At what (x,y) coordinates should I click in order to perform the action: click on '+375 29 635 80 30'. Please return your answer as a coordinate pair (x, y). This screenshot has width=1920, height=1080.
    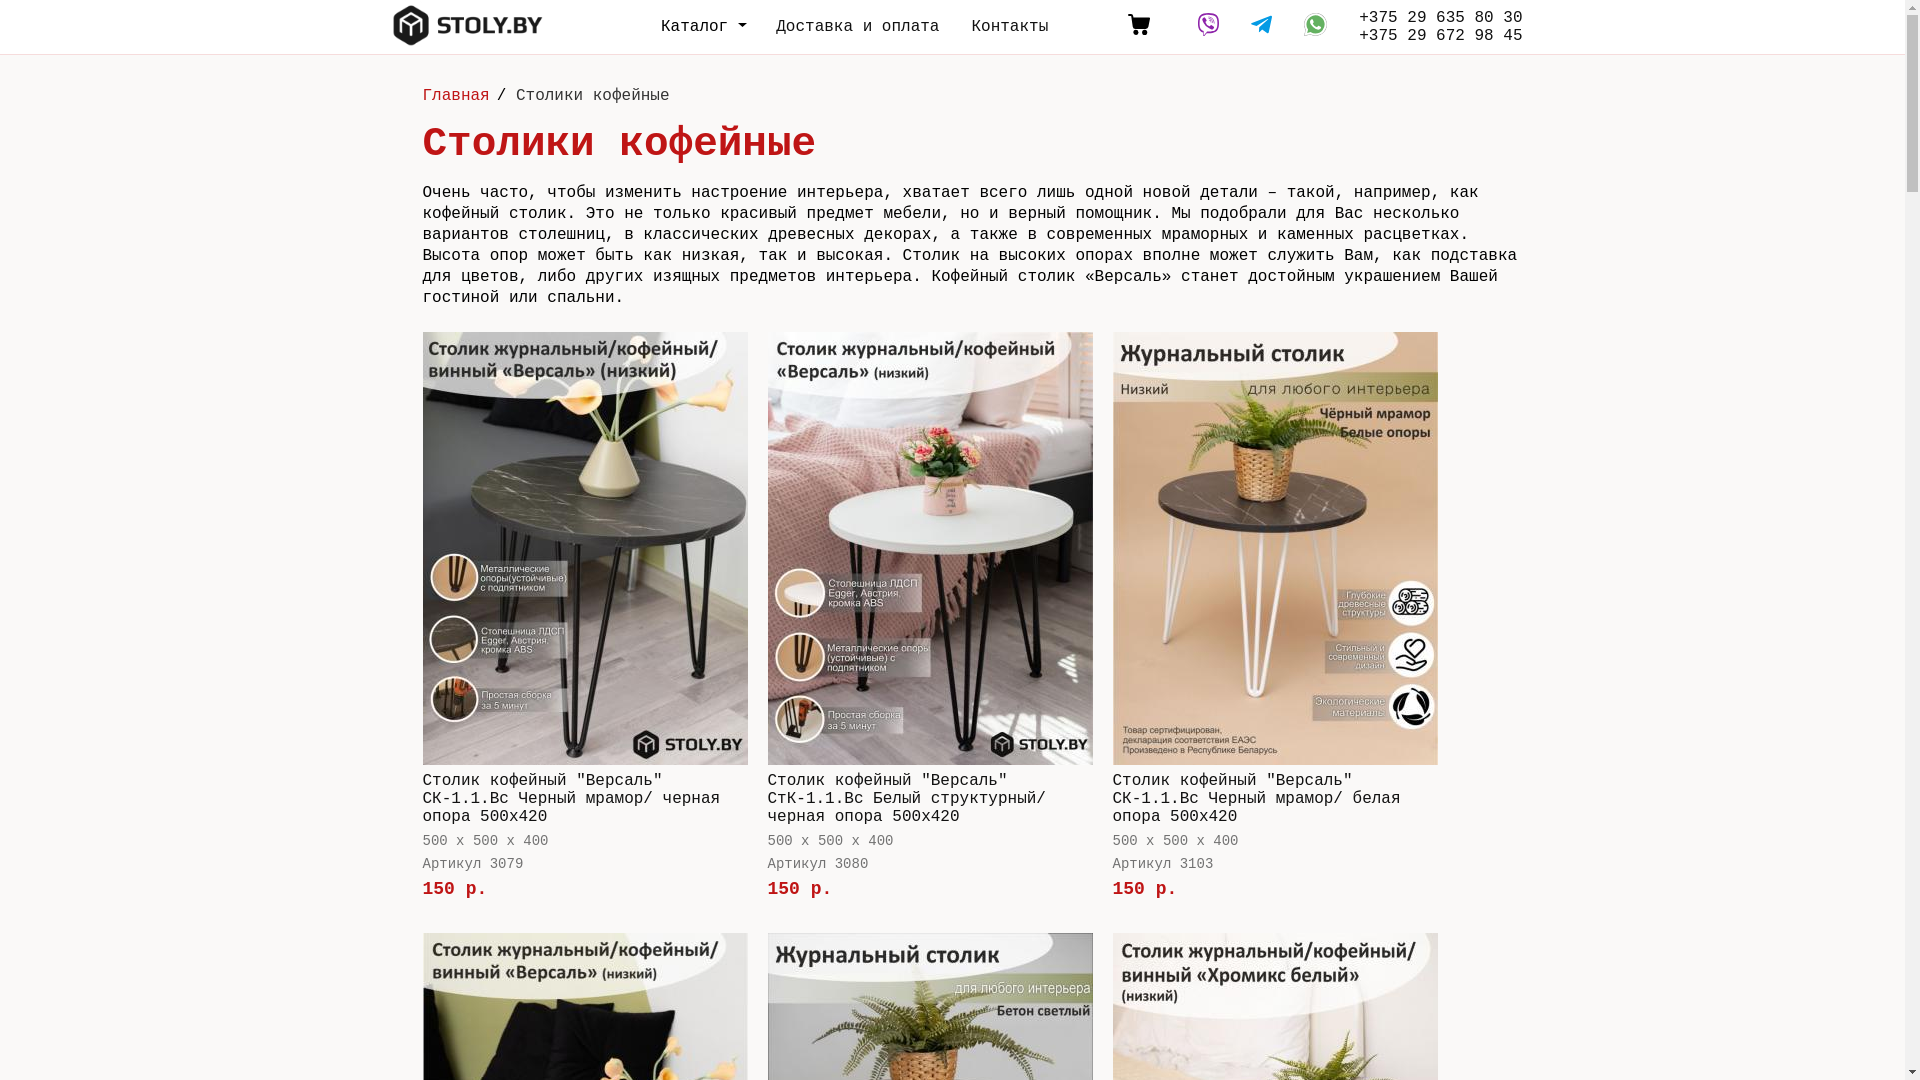
    Looking at the image, I should click on (1440, 18).